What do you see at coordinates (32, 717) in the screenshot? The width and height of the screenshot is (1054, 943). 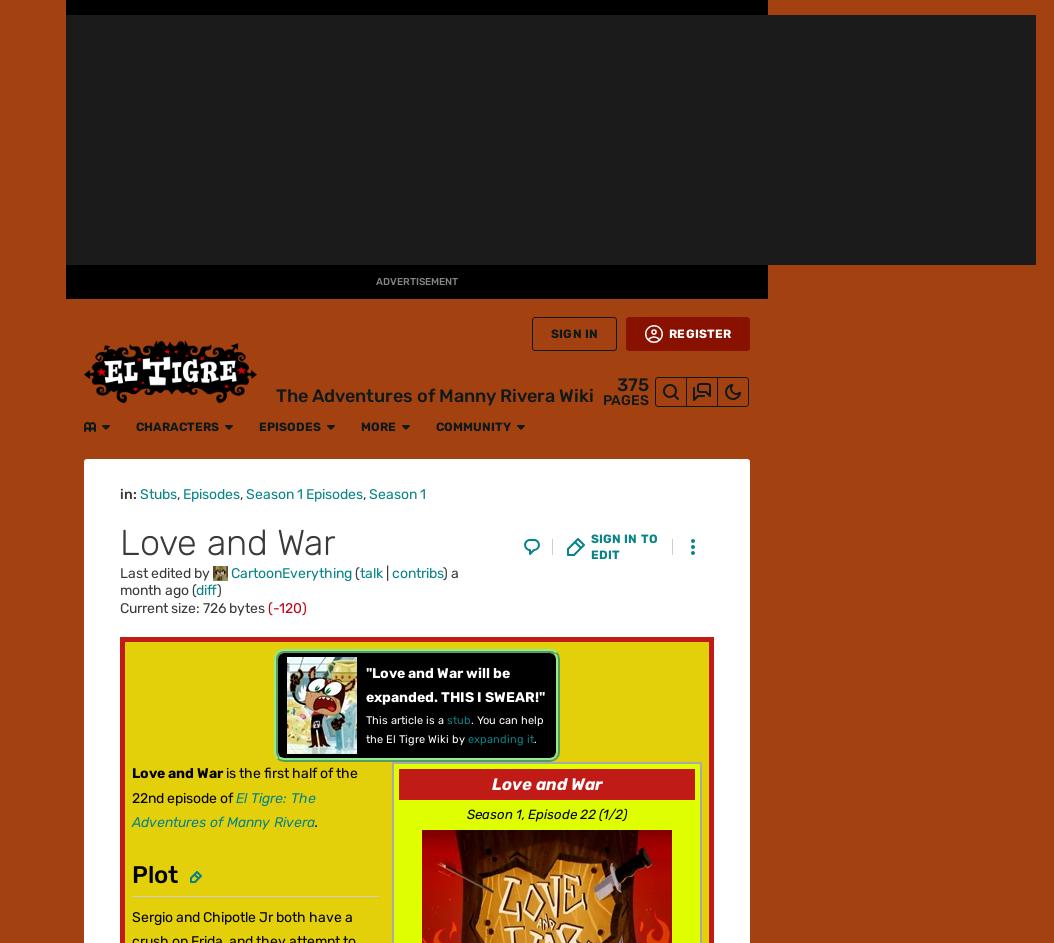 I see `'Start a Wiki'` at bounding box center [32, 717].